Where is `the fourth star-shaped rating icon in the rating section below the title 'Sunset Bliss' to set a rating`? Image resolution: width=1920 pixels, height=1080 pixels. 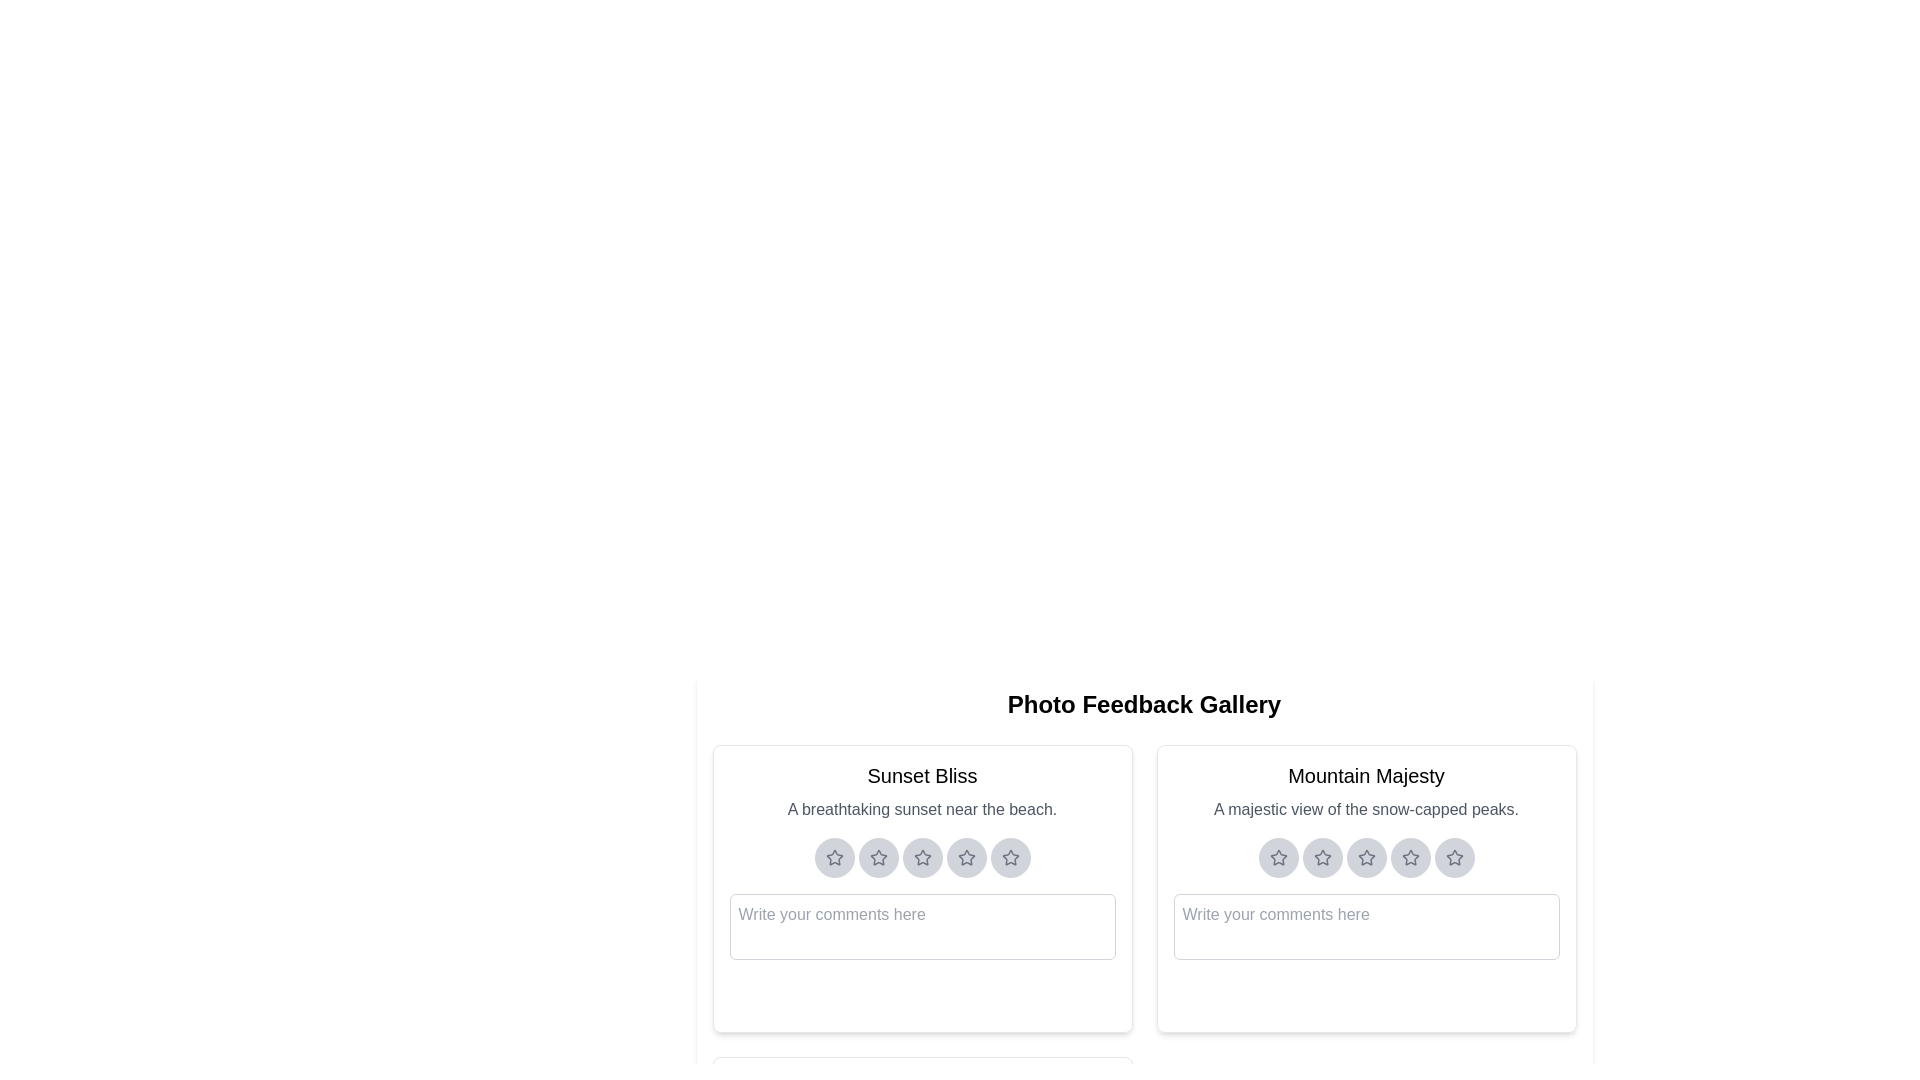 the fourth star-shaped rating icon in the rating section below the title 'Sunset Bliss' to set a rating is located at coordinates (966, 856).